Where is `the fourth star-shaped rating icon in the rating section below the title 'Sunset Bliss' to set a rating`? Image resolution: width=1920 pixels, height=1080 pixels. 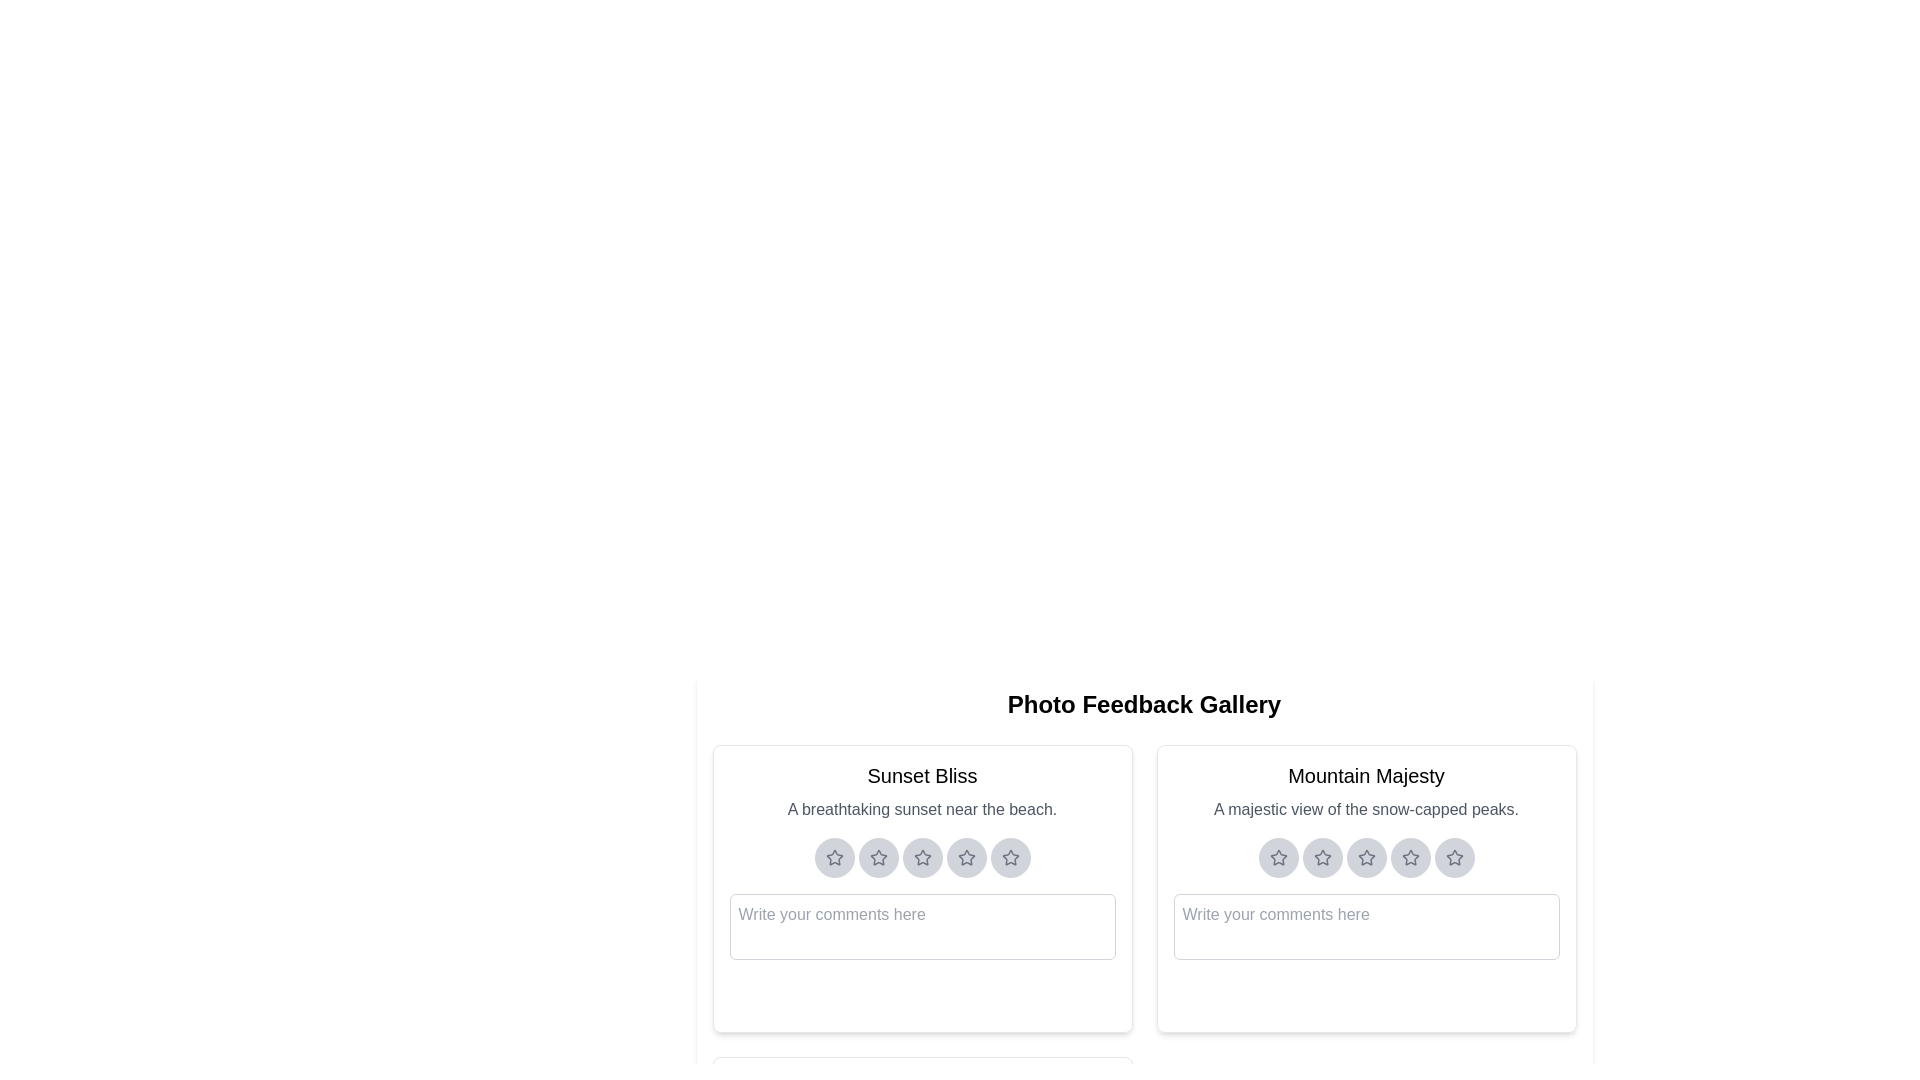 the fourth star-shaped rating icon in the rating section below the title 'Sunset Bliss' to set a rating is located at coordinates (966, 856).